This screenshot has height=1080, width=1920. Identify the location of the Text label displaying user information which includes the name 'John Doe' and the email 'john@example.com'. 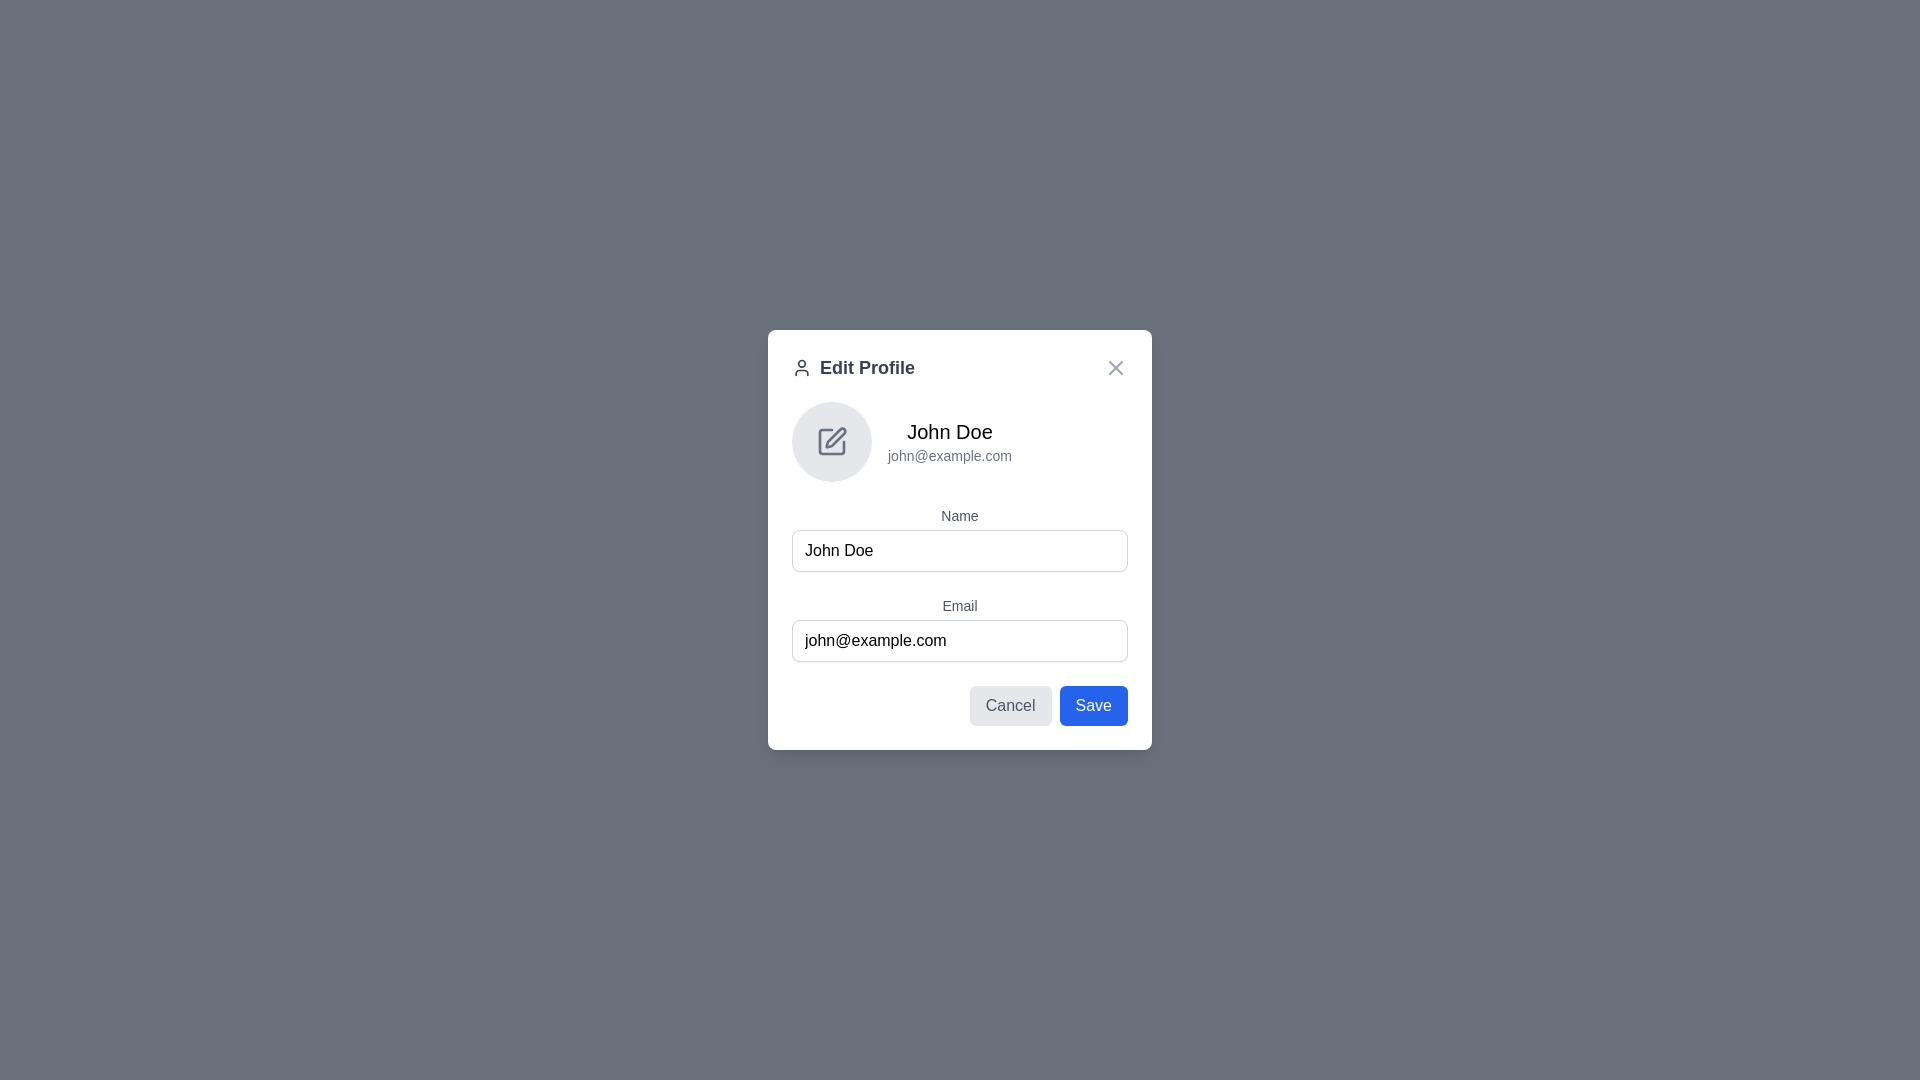
(949, 441).